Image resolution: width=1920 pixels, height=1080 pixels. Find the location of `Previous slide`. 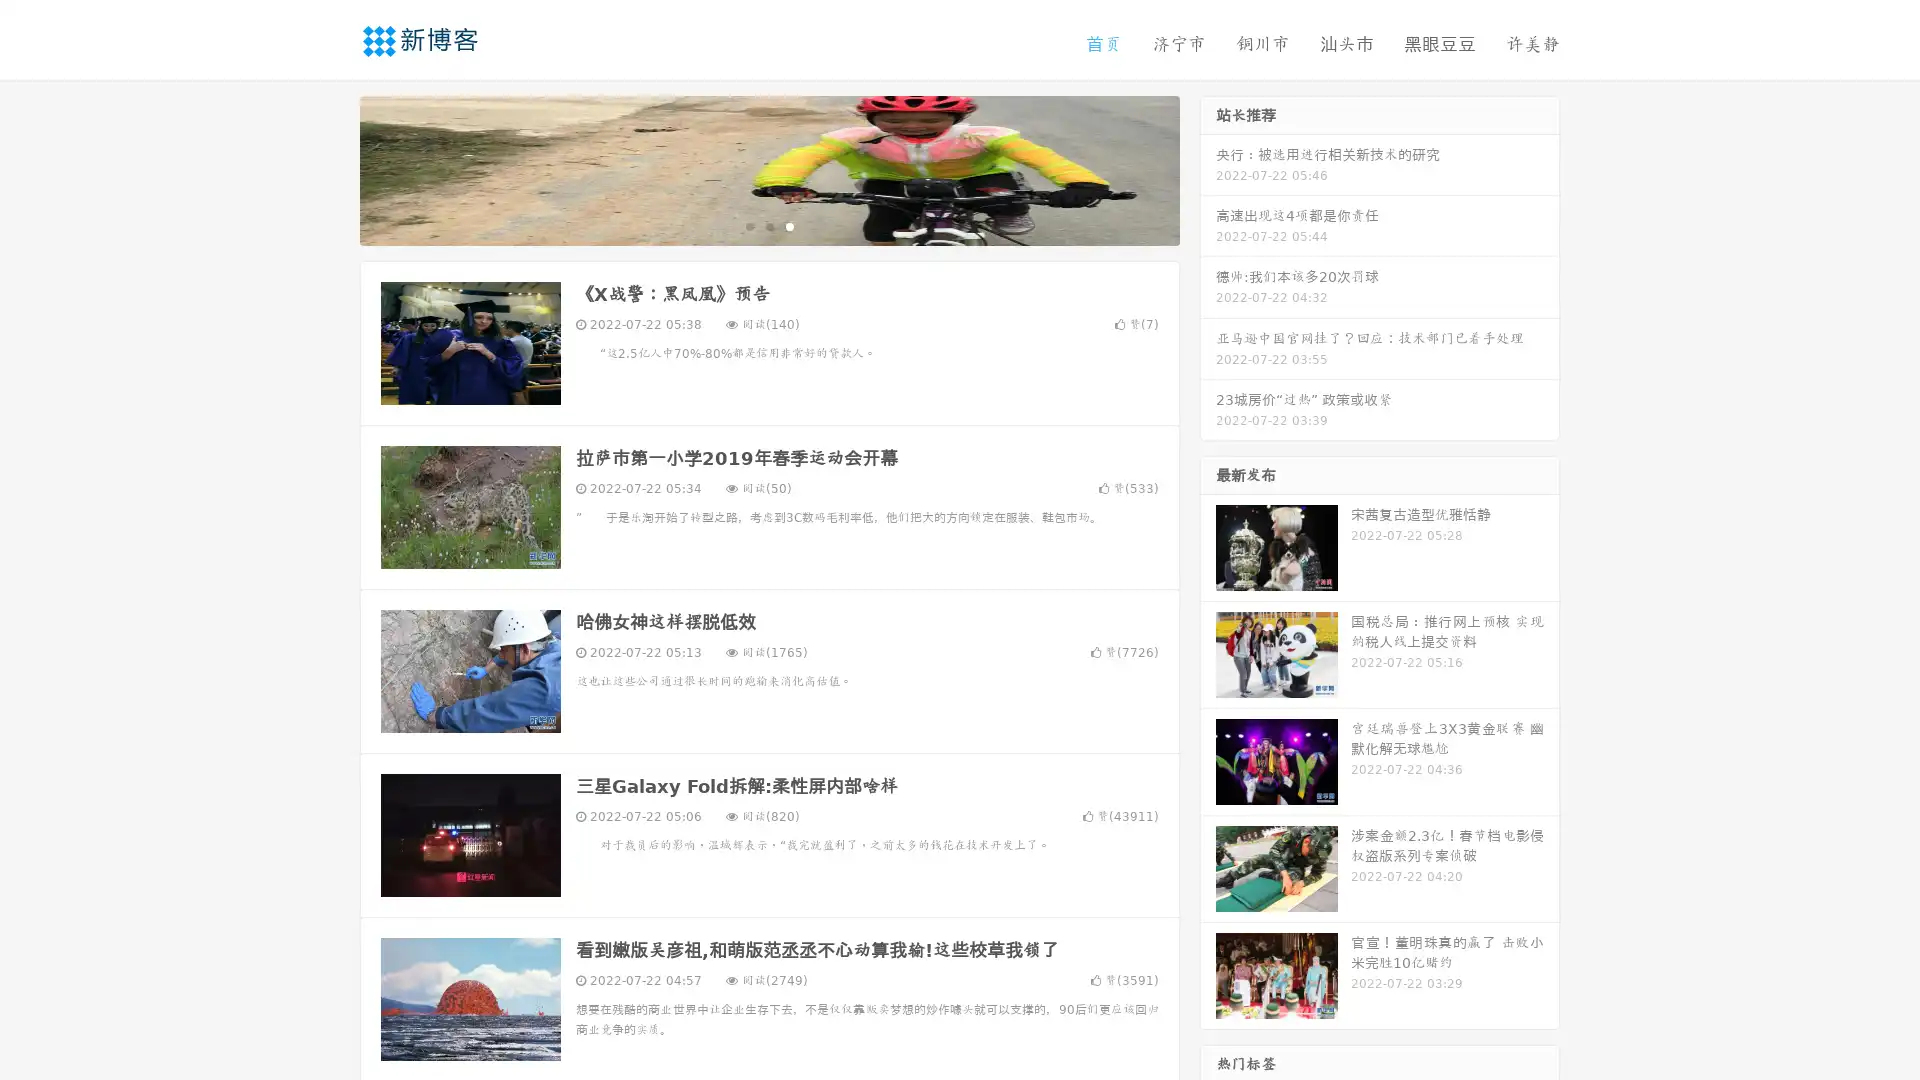

Previous slide is located at coordinates (330, 168).